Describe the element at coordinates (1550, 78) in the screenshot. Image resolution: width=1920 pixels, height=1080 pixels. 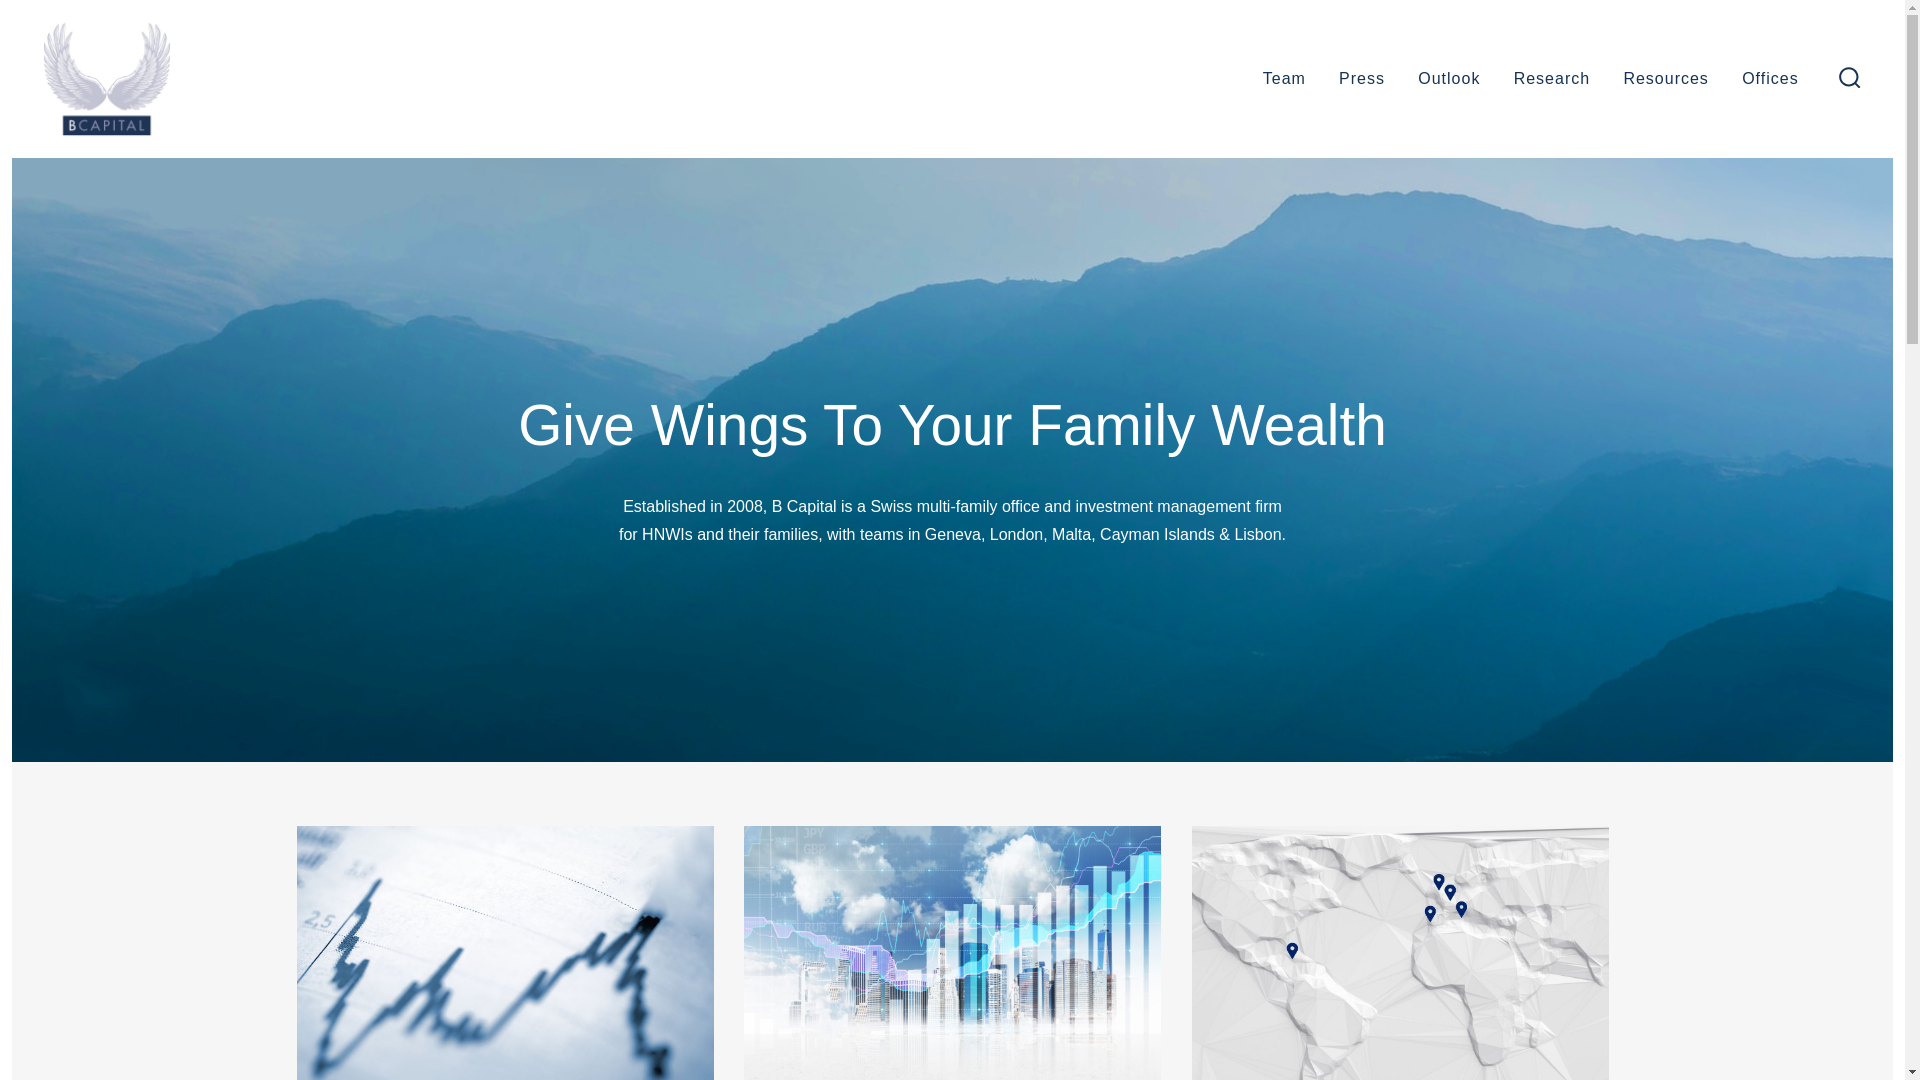
I see `'Research'` at that location.